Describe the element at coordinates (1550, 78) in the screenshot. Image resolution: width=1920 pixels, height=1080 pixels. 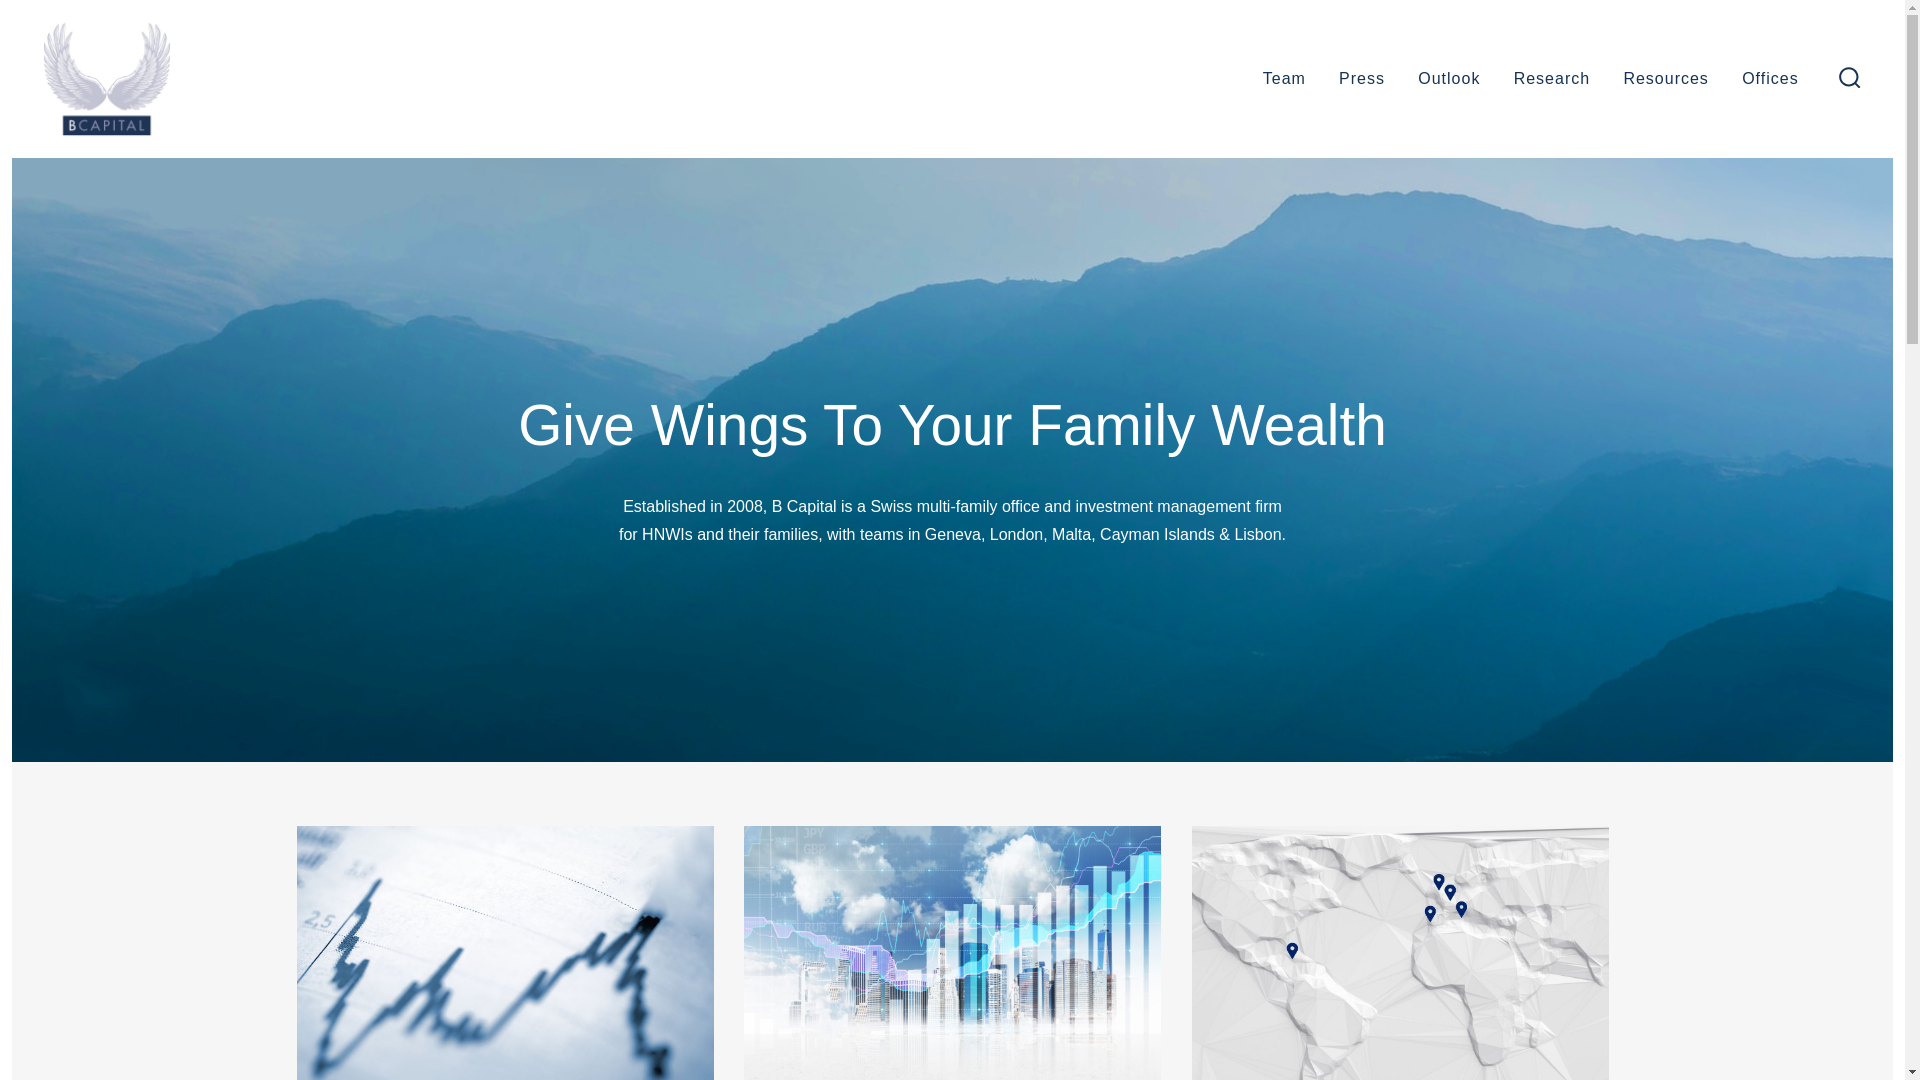
I see `'Research'` at that location.